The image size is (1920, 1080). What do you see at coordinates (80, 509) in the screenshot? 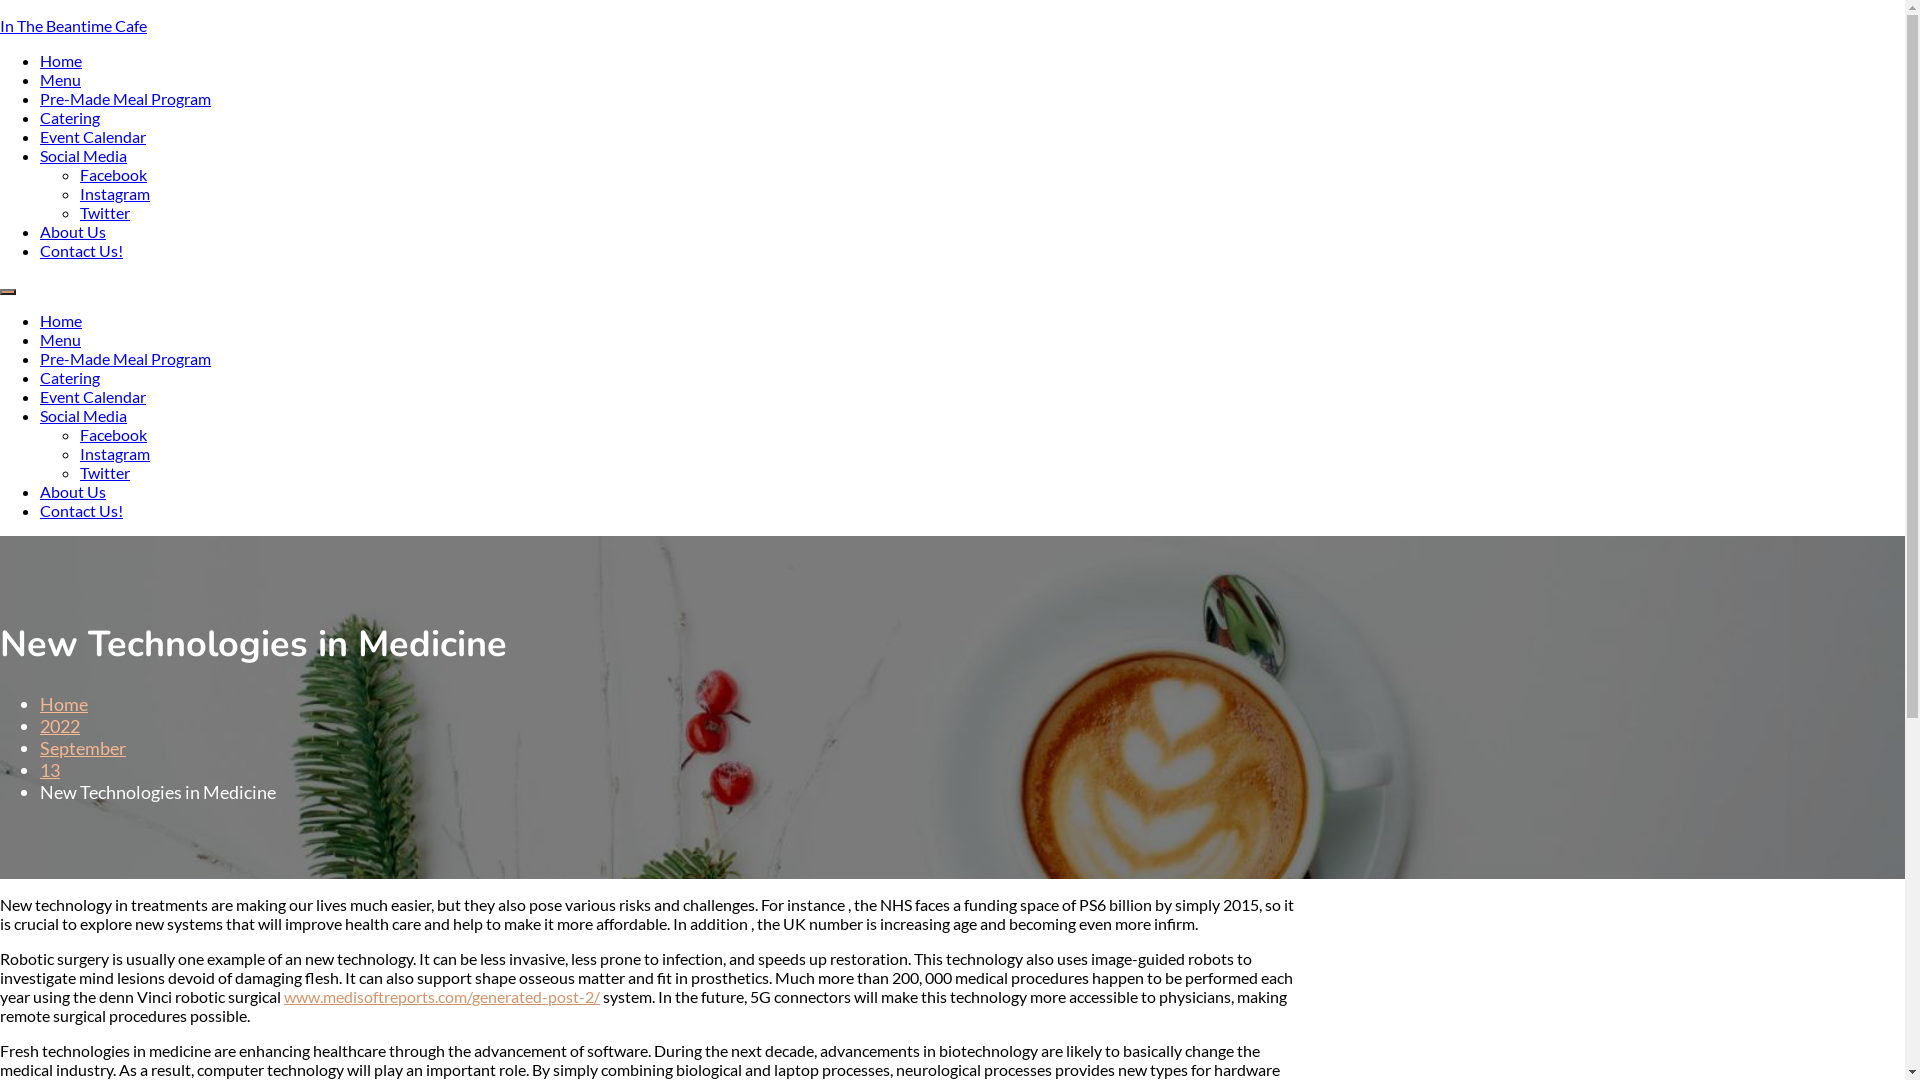
I see `'Contact Us!'` at bounding box center [80, 509].